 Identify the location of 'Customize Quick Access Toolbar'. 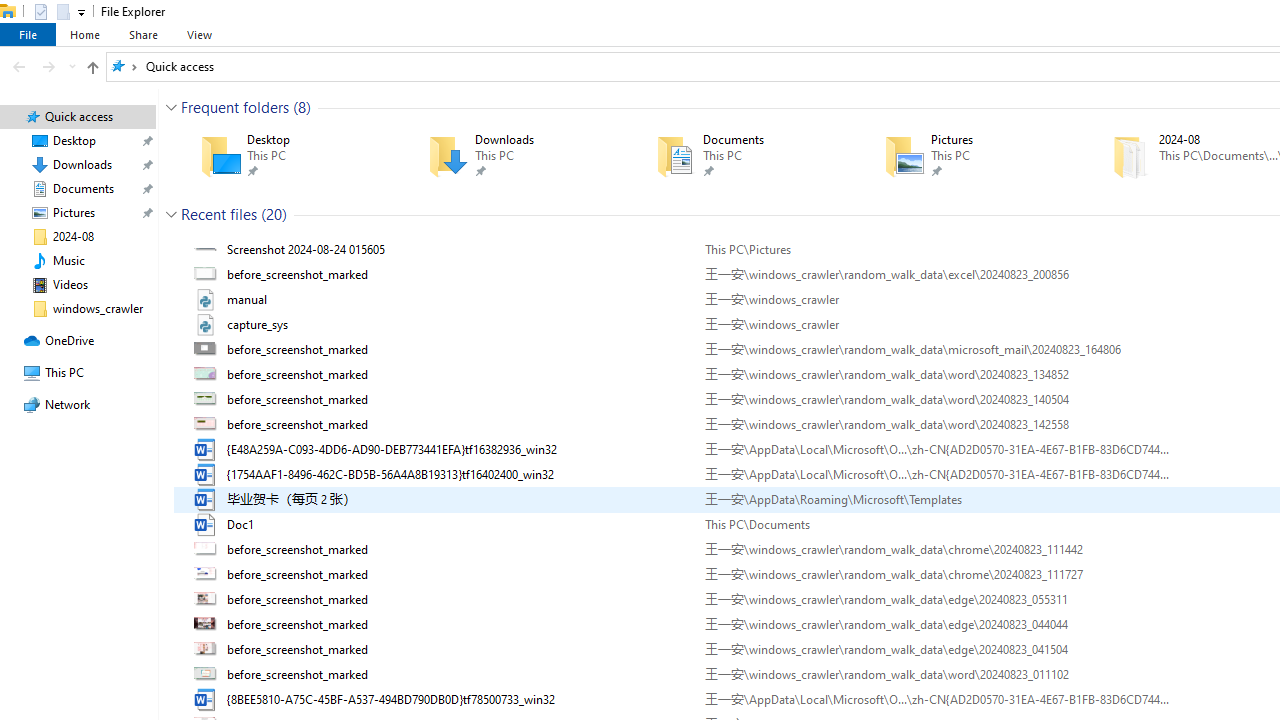
(80, 11).